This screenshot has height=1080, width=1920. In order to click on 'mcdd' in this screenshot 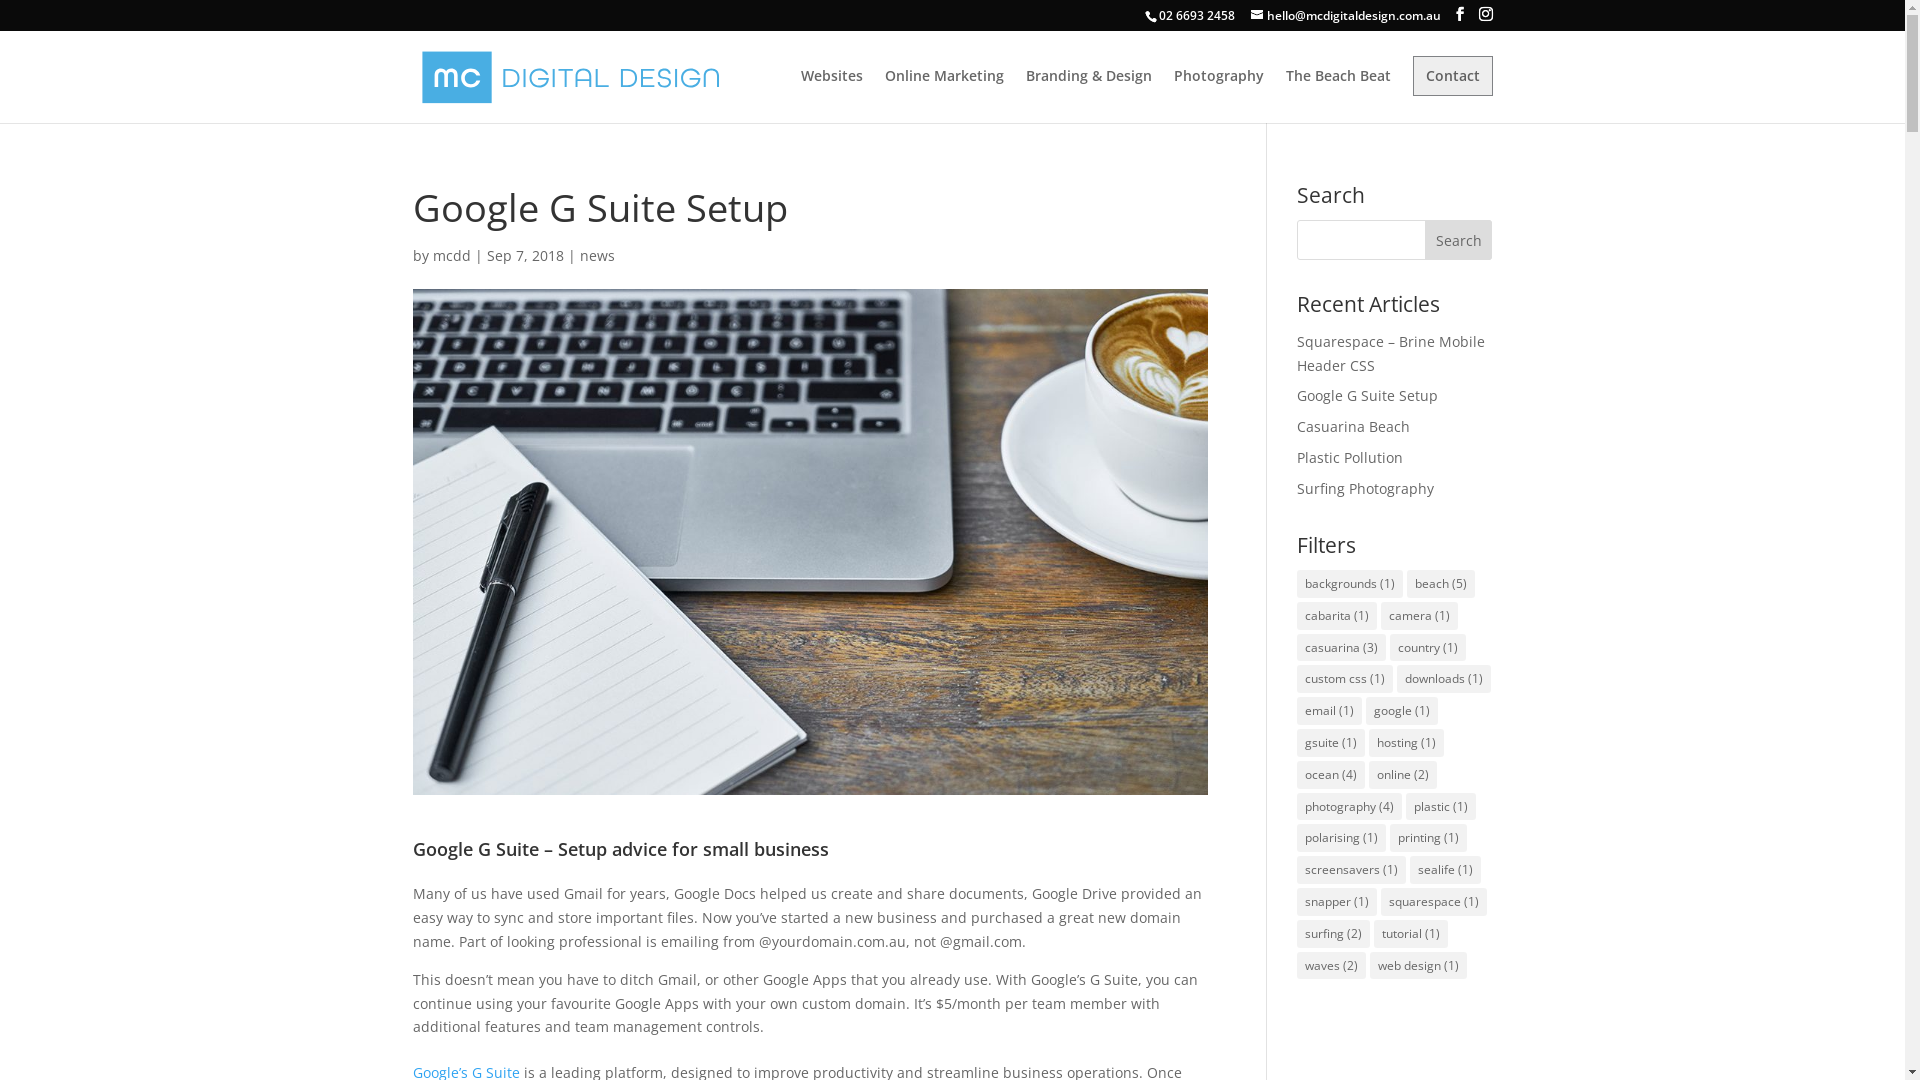, I will do `click(450, 254)`.